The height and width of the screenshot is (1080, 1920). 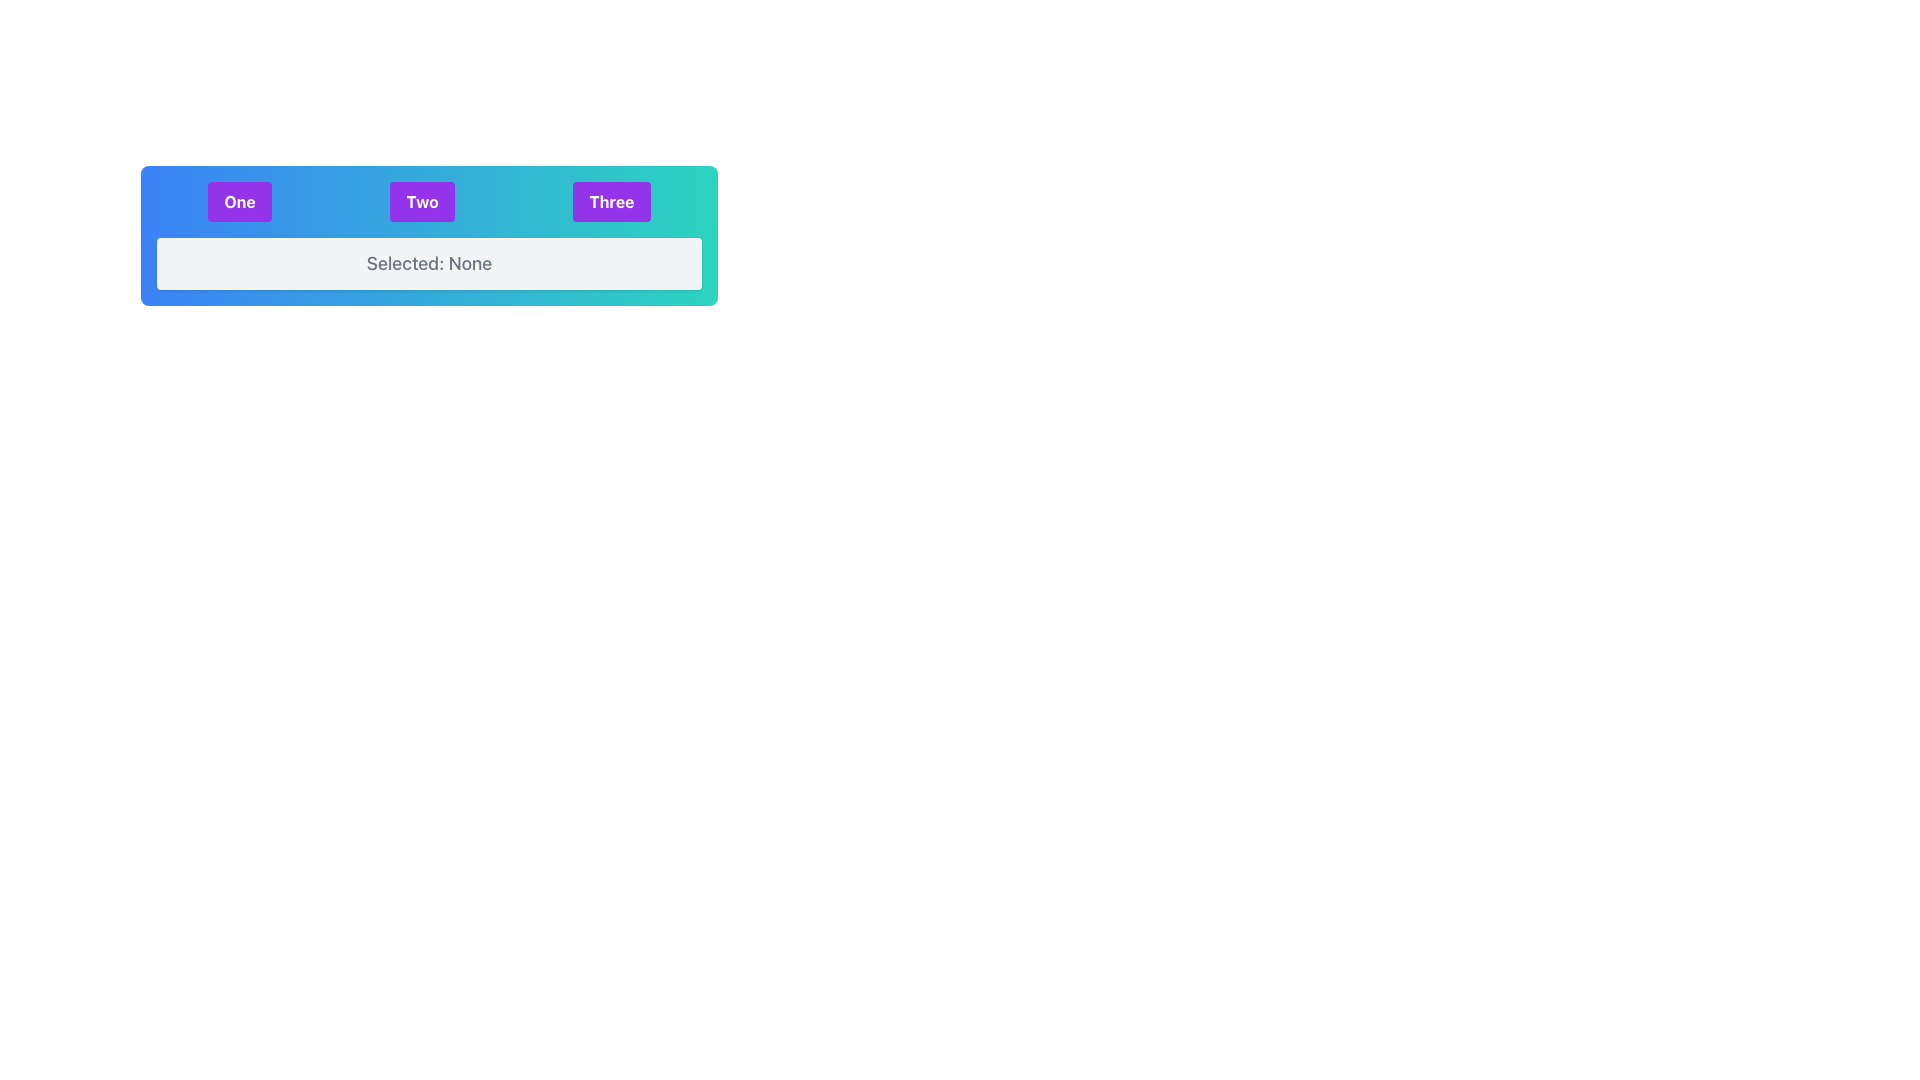 What do you see at coordinates (240, 201) in the screenshot?
I see `the purple button labeled 'One'` at bounding box center [240, 201].